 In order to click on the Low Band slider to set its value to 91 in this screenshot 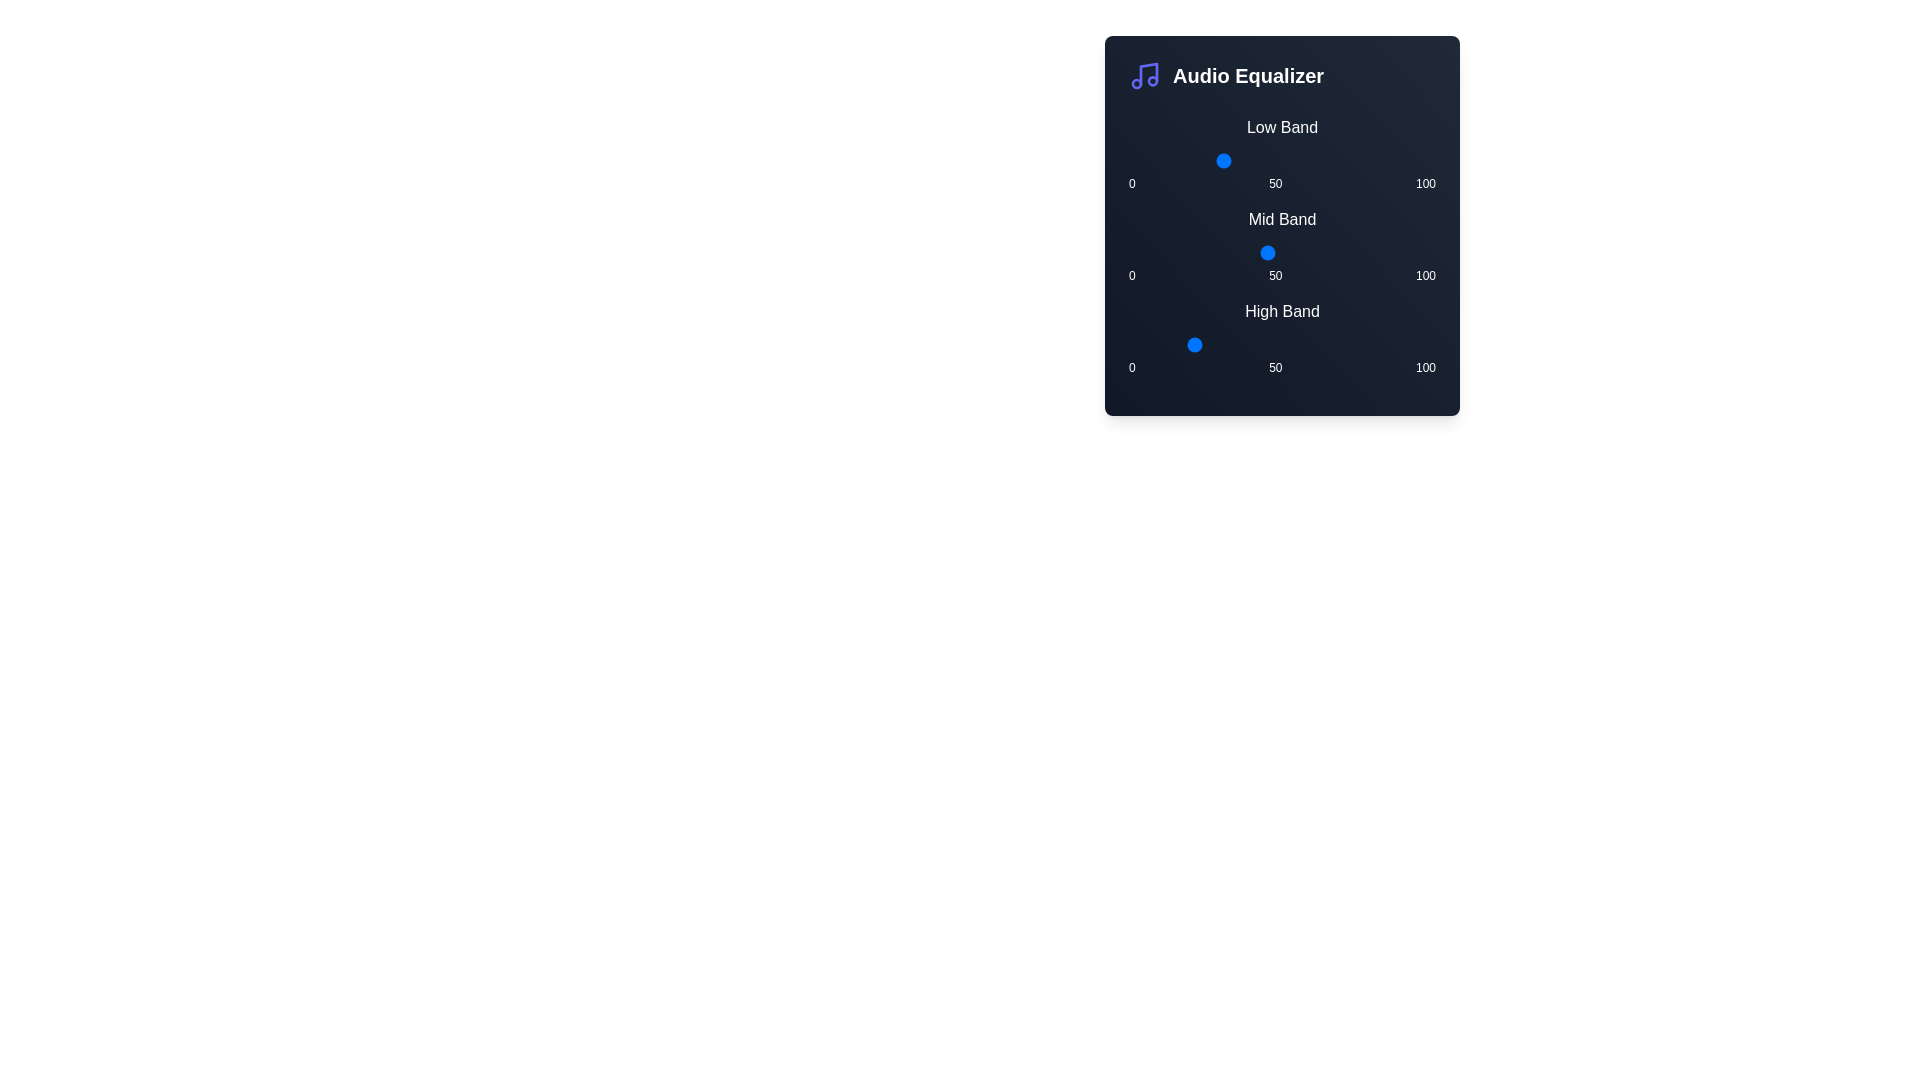, I will do `click(1407, 160)`.